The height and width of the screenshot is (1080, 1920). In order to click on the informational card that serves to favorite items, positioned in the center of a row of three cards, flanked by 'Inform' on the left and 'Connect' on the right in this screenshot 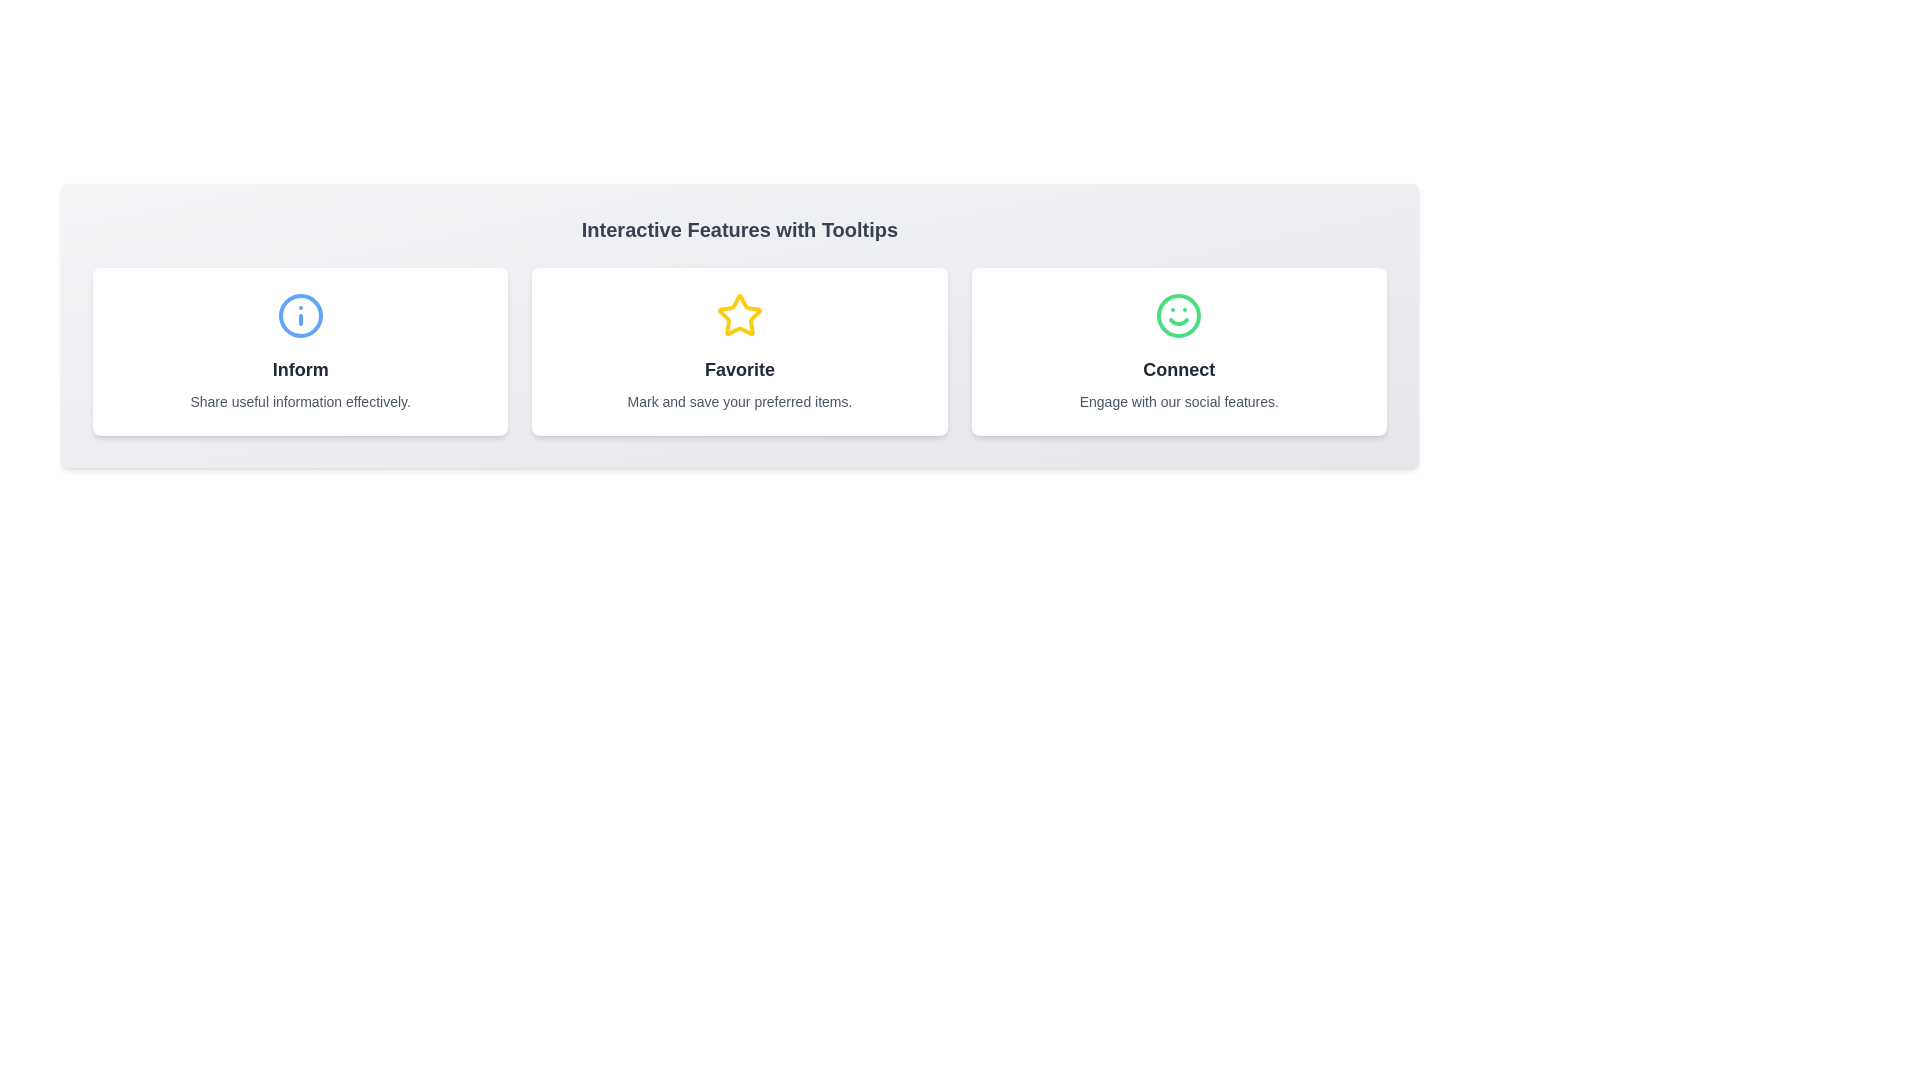, I will do `click(738, 350)`.